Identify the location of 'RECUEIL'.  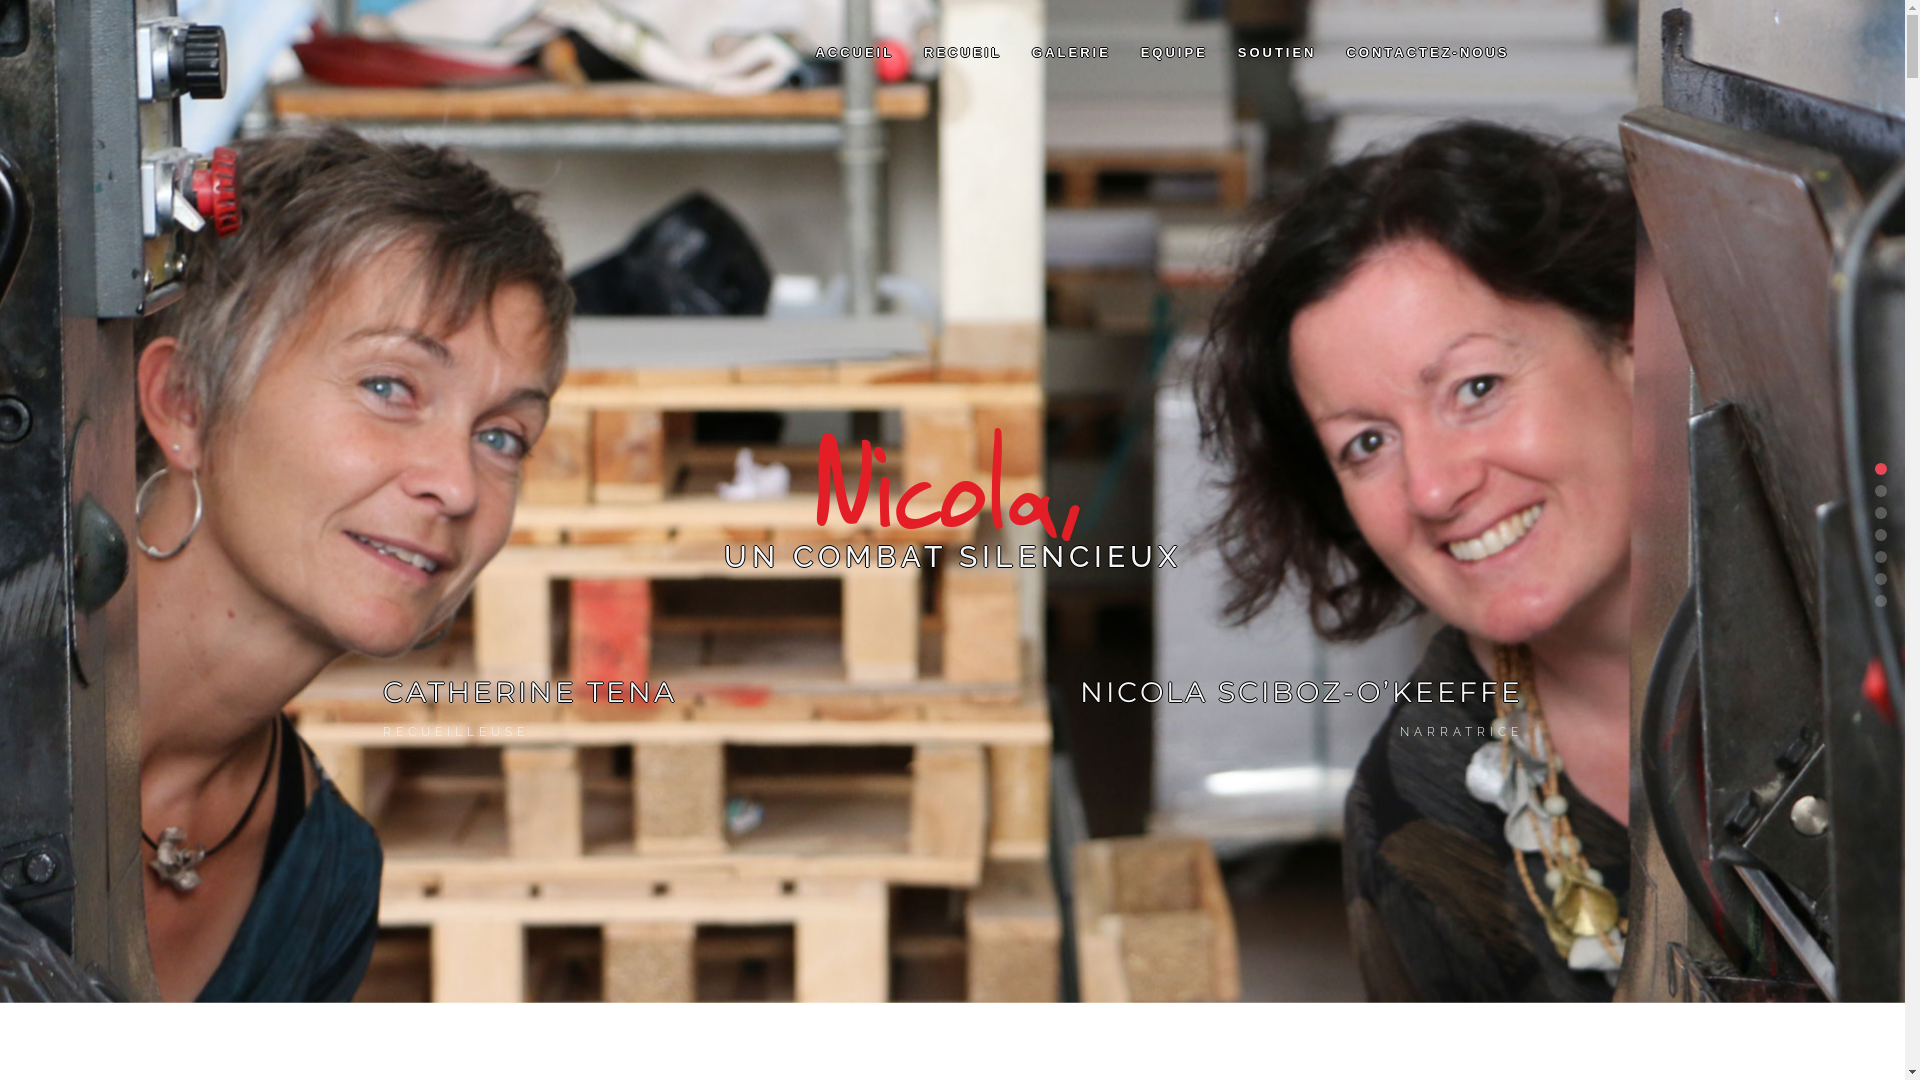
(963, 52).